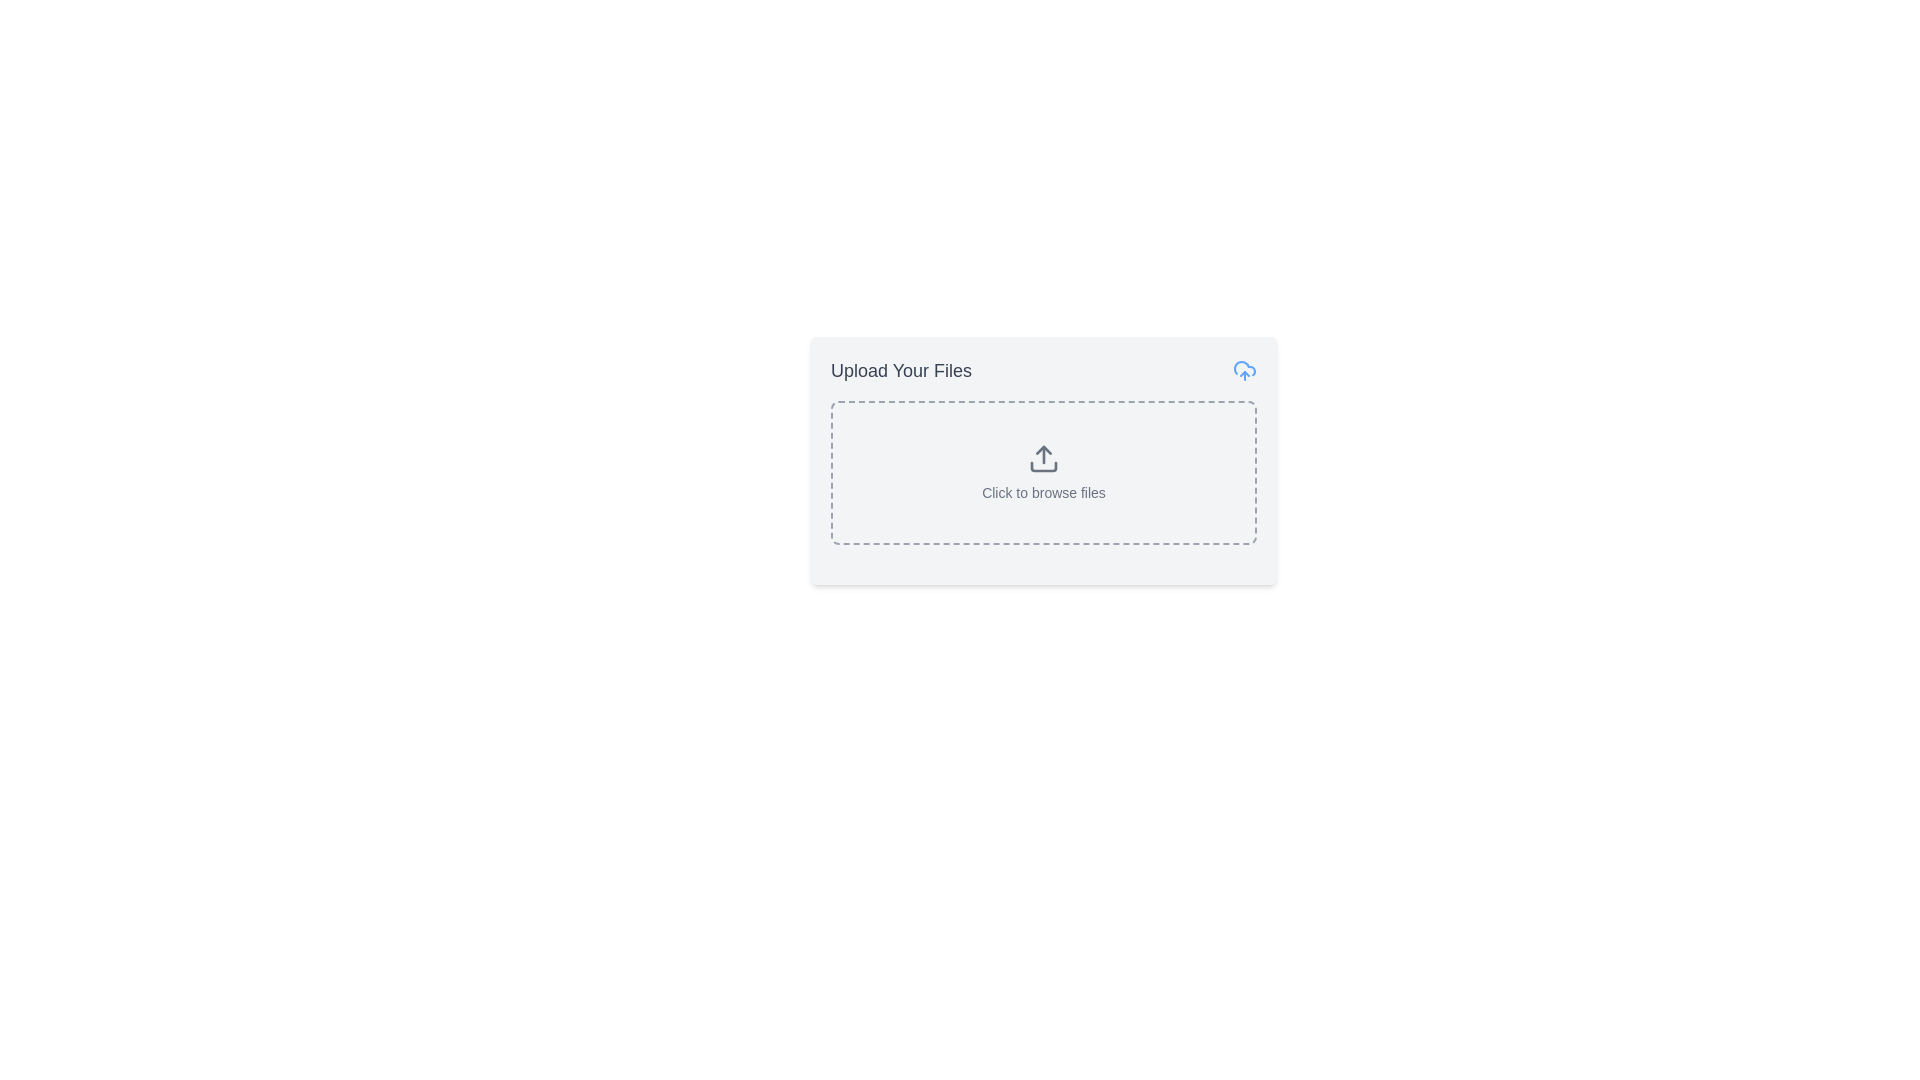 The image size is (1920, 1080). Describe the element at coordinates (1042, 473) in the screenshot. I see `the file upload drop zone located centrally below the 'Upload Your Files' header` at that location.